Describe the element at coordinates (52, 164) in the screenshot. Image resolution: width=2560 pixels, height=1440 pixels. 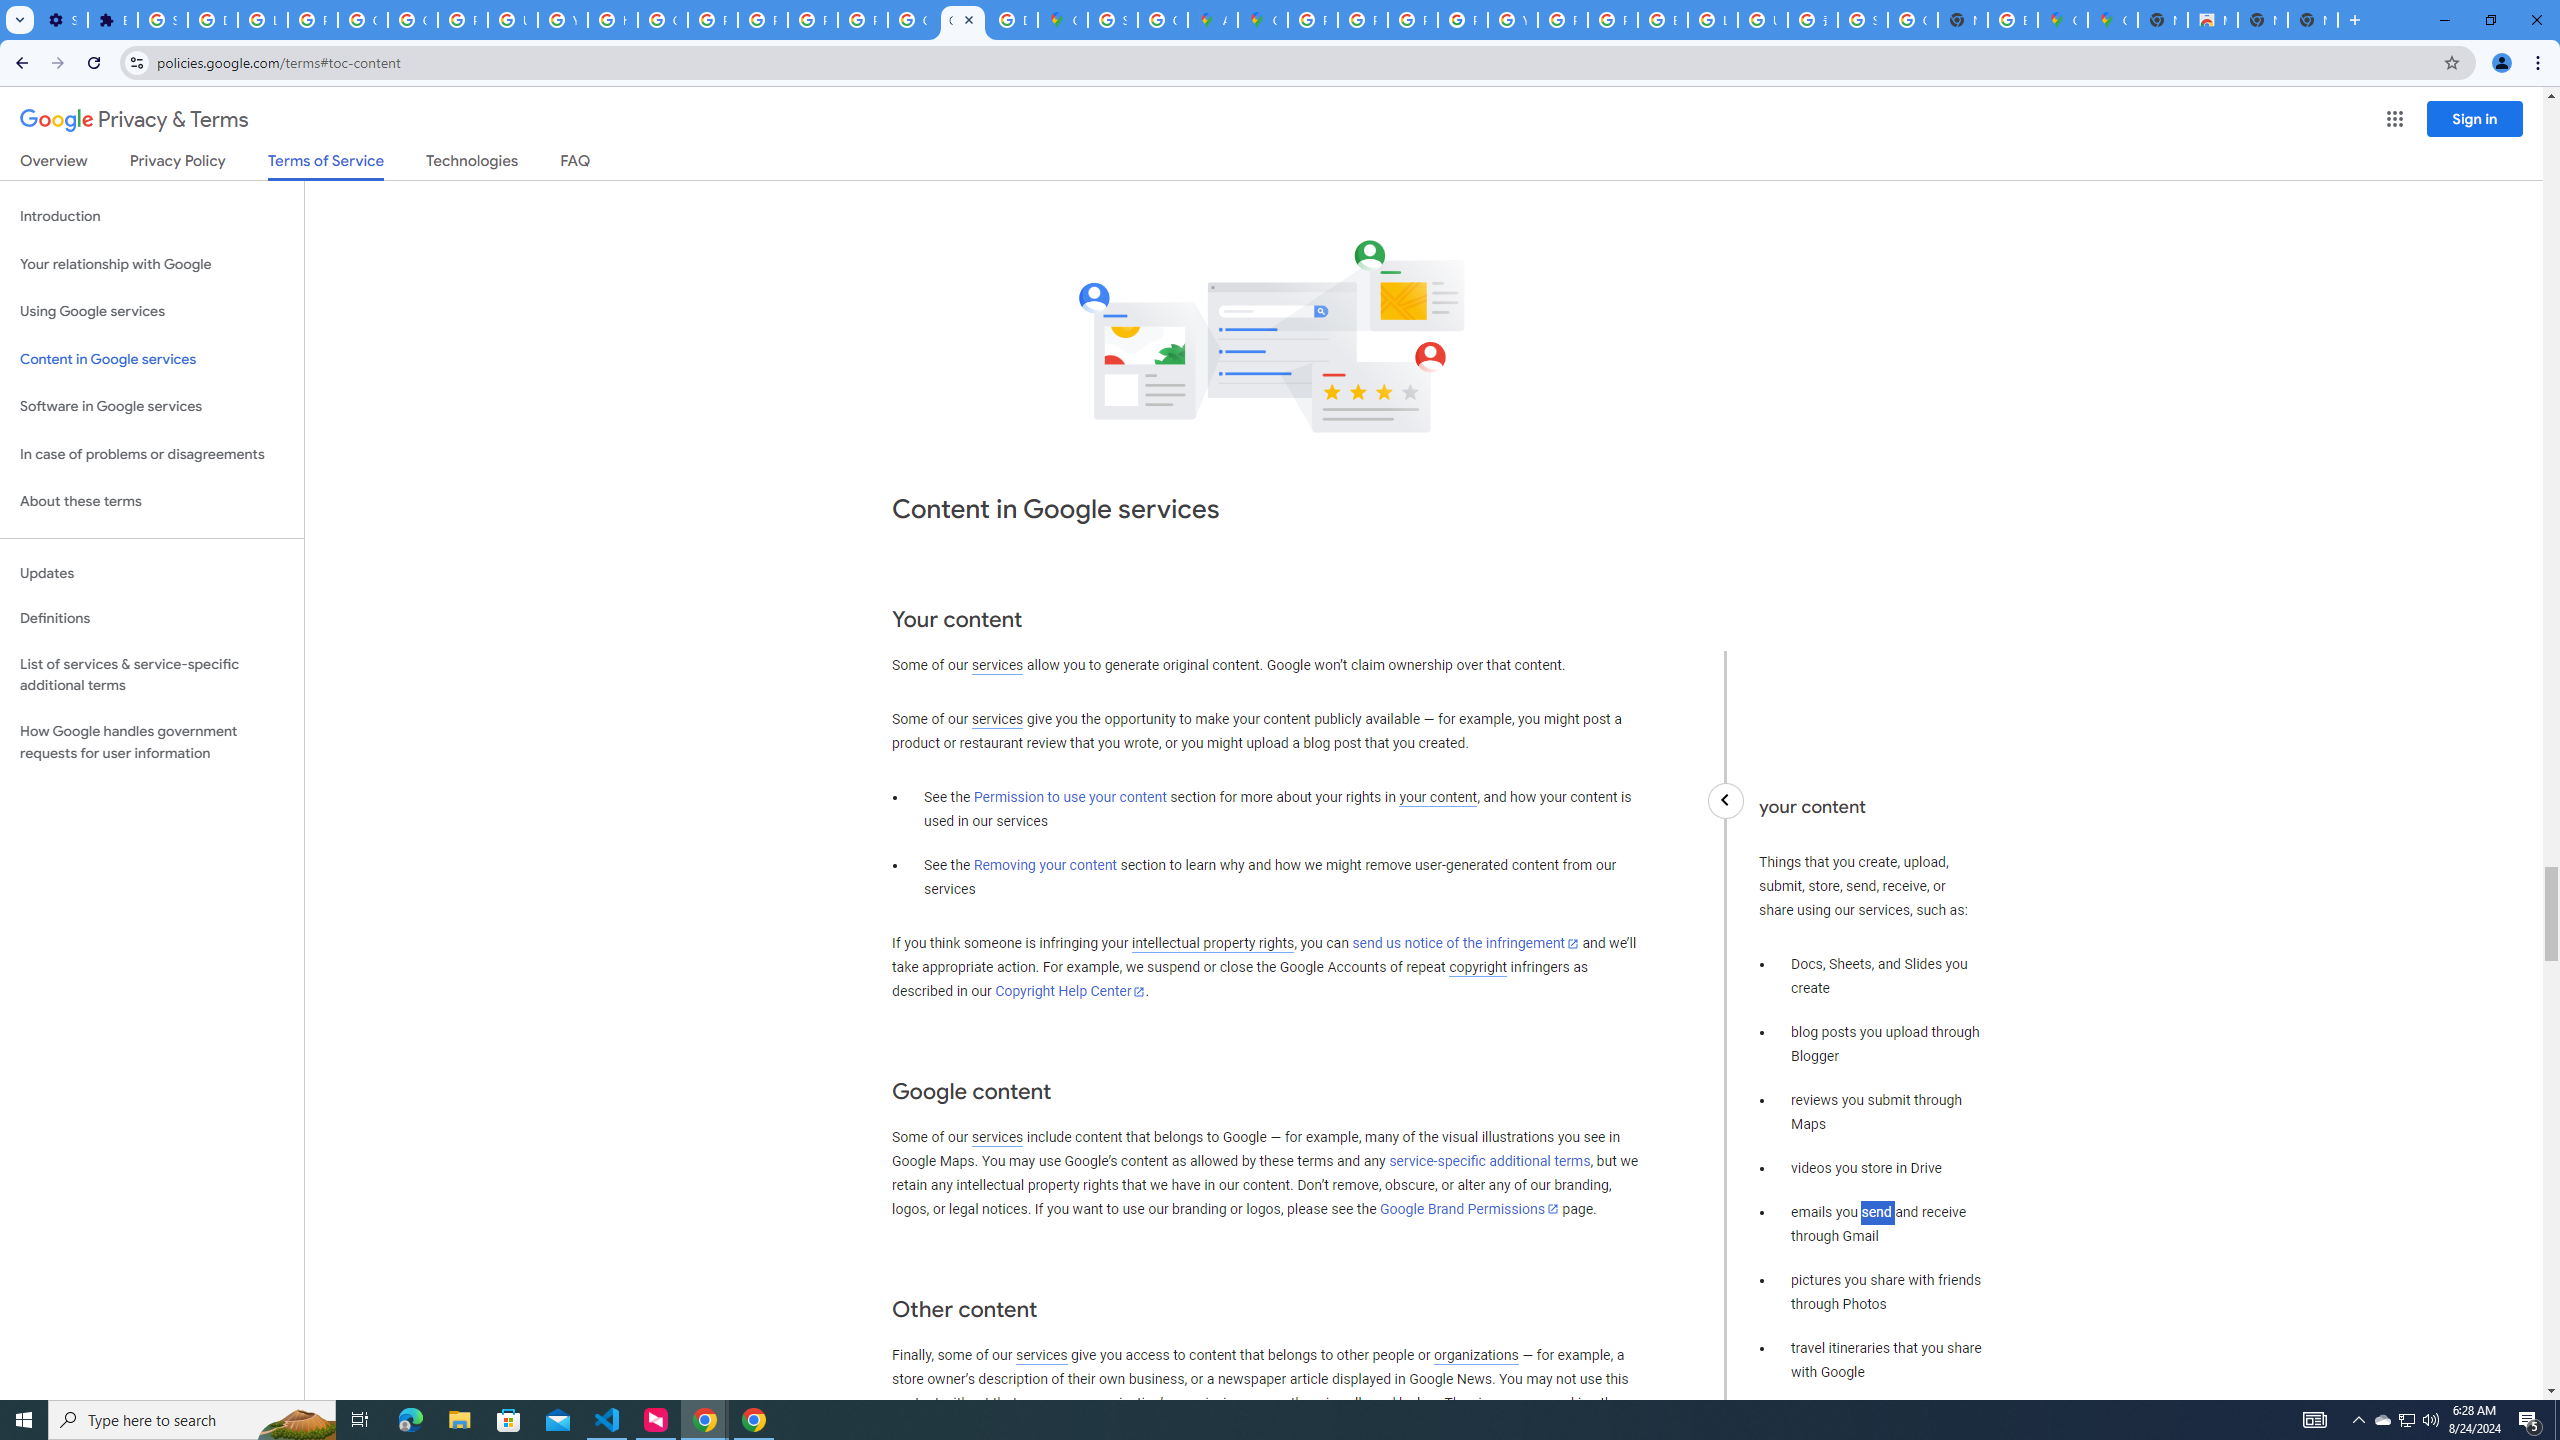
I see `'Overview'` at that location.